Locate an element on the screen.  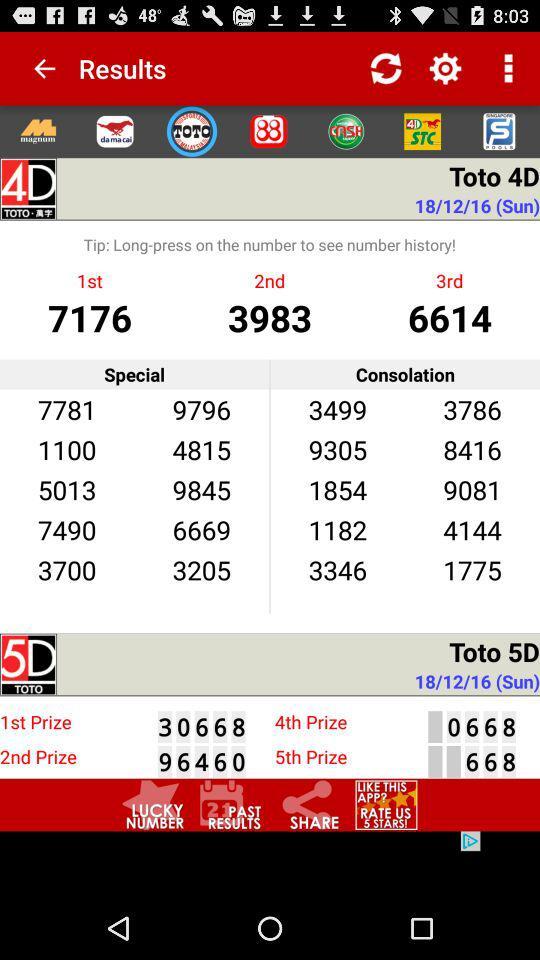
launch advertisement is located at coordinates (270, 863).